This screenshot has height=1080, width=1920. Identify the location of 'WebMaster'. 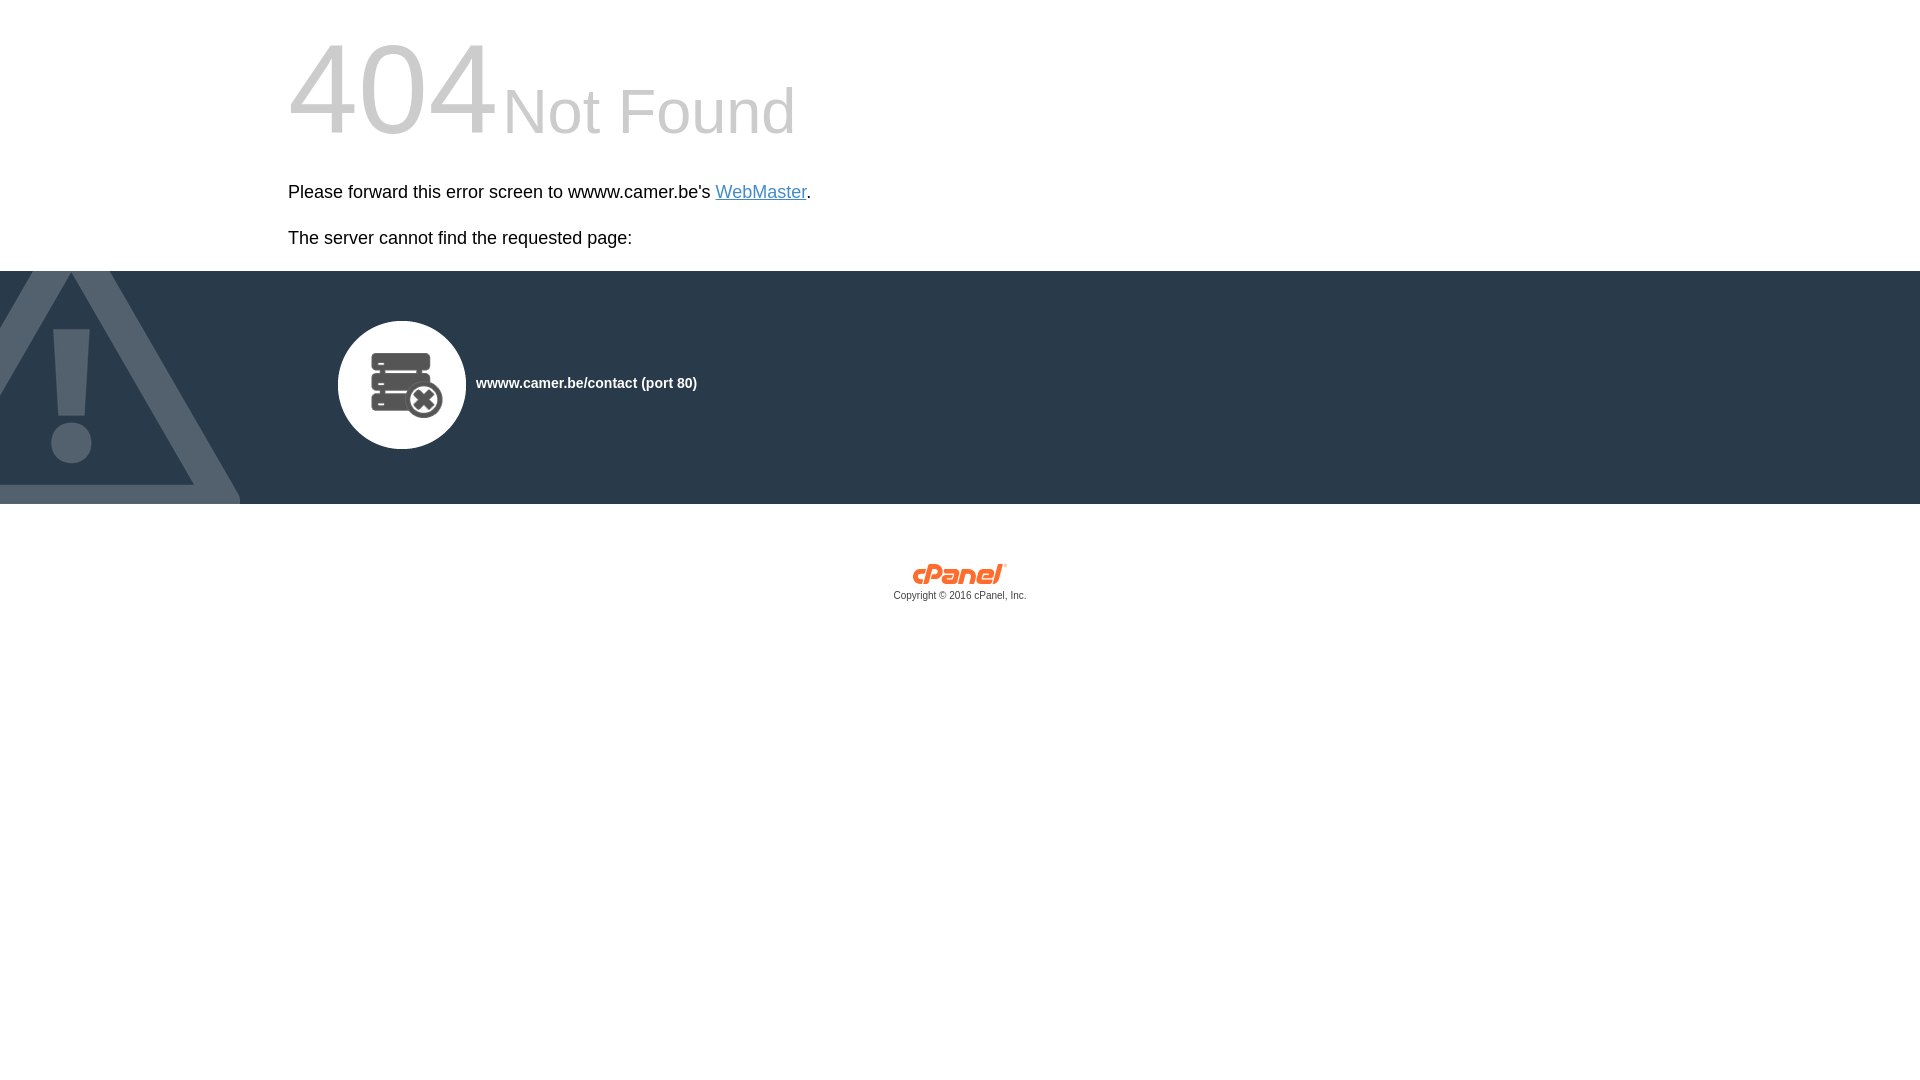
(760, 192).